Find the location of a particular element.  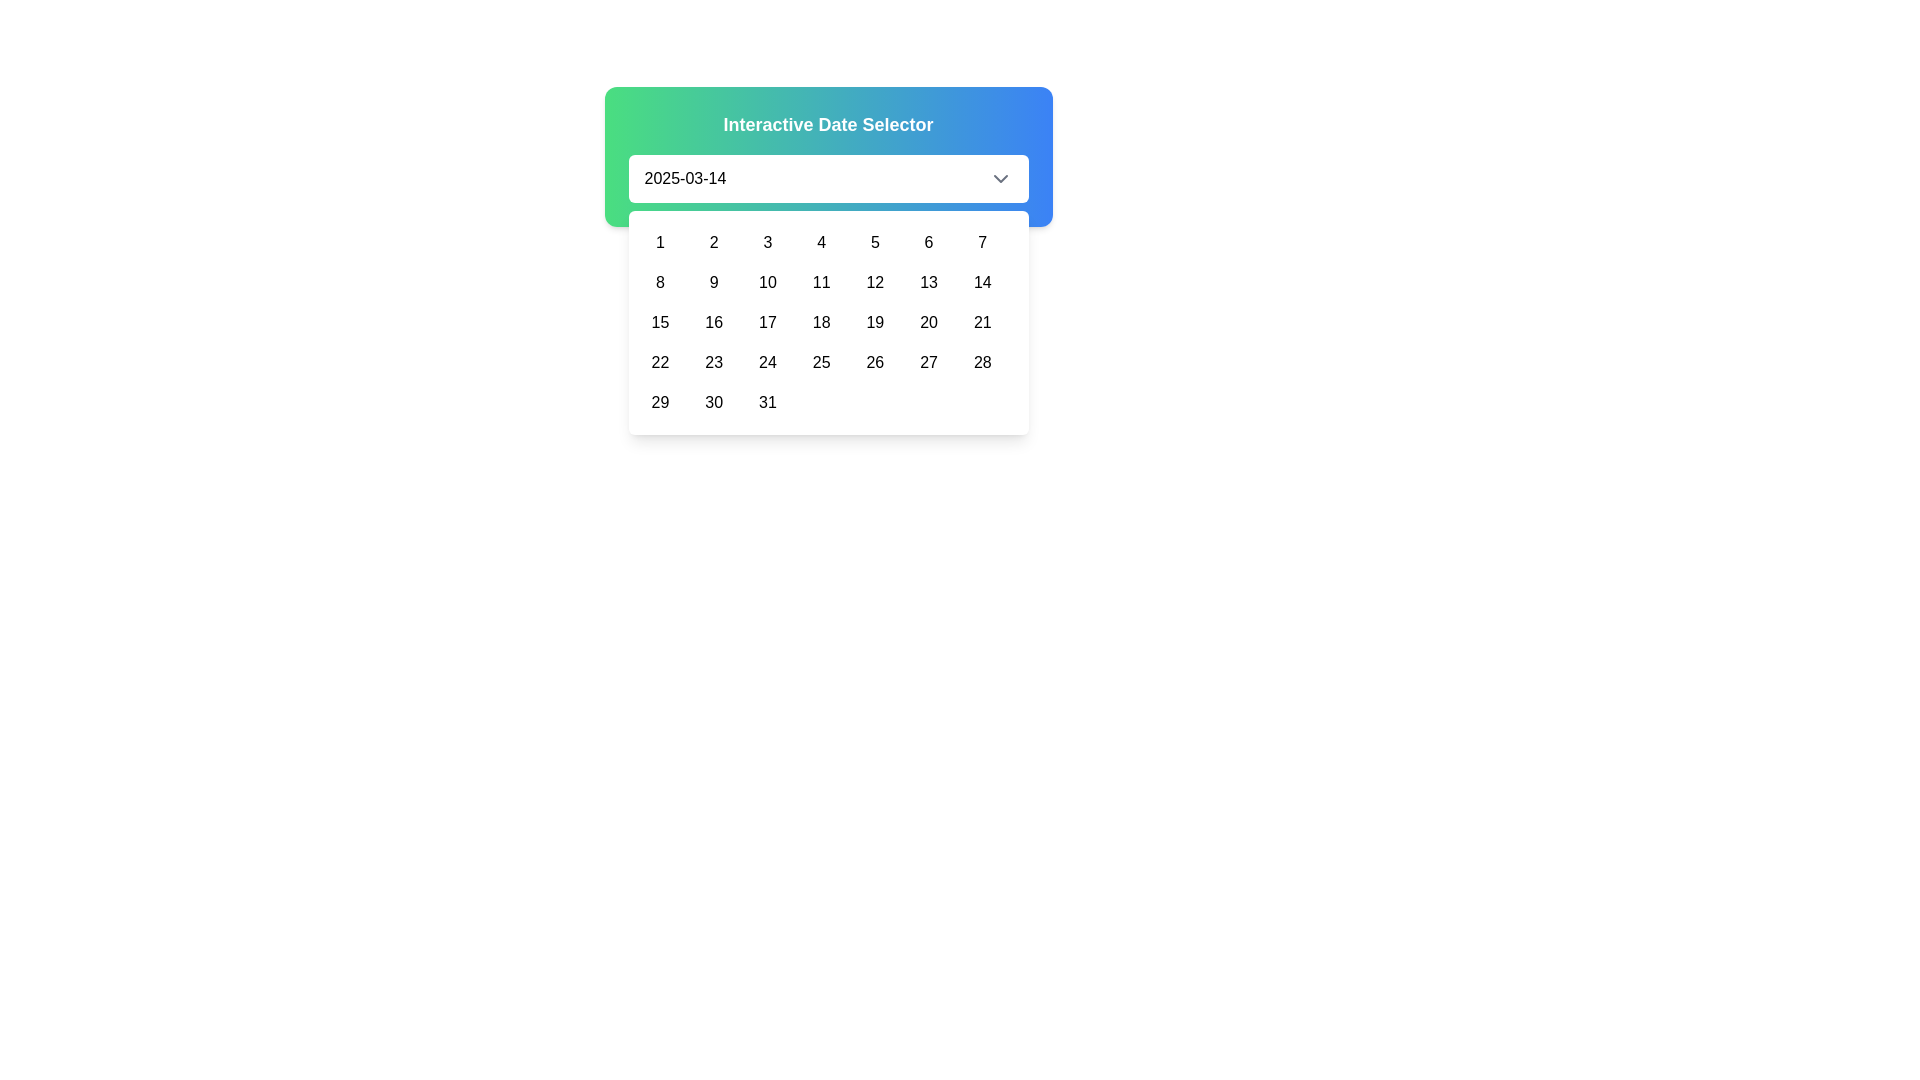

the button representing the date '16' in the date picker interface is located at coordinates (714, 322).